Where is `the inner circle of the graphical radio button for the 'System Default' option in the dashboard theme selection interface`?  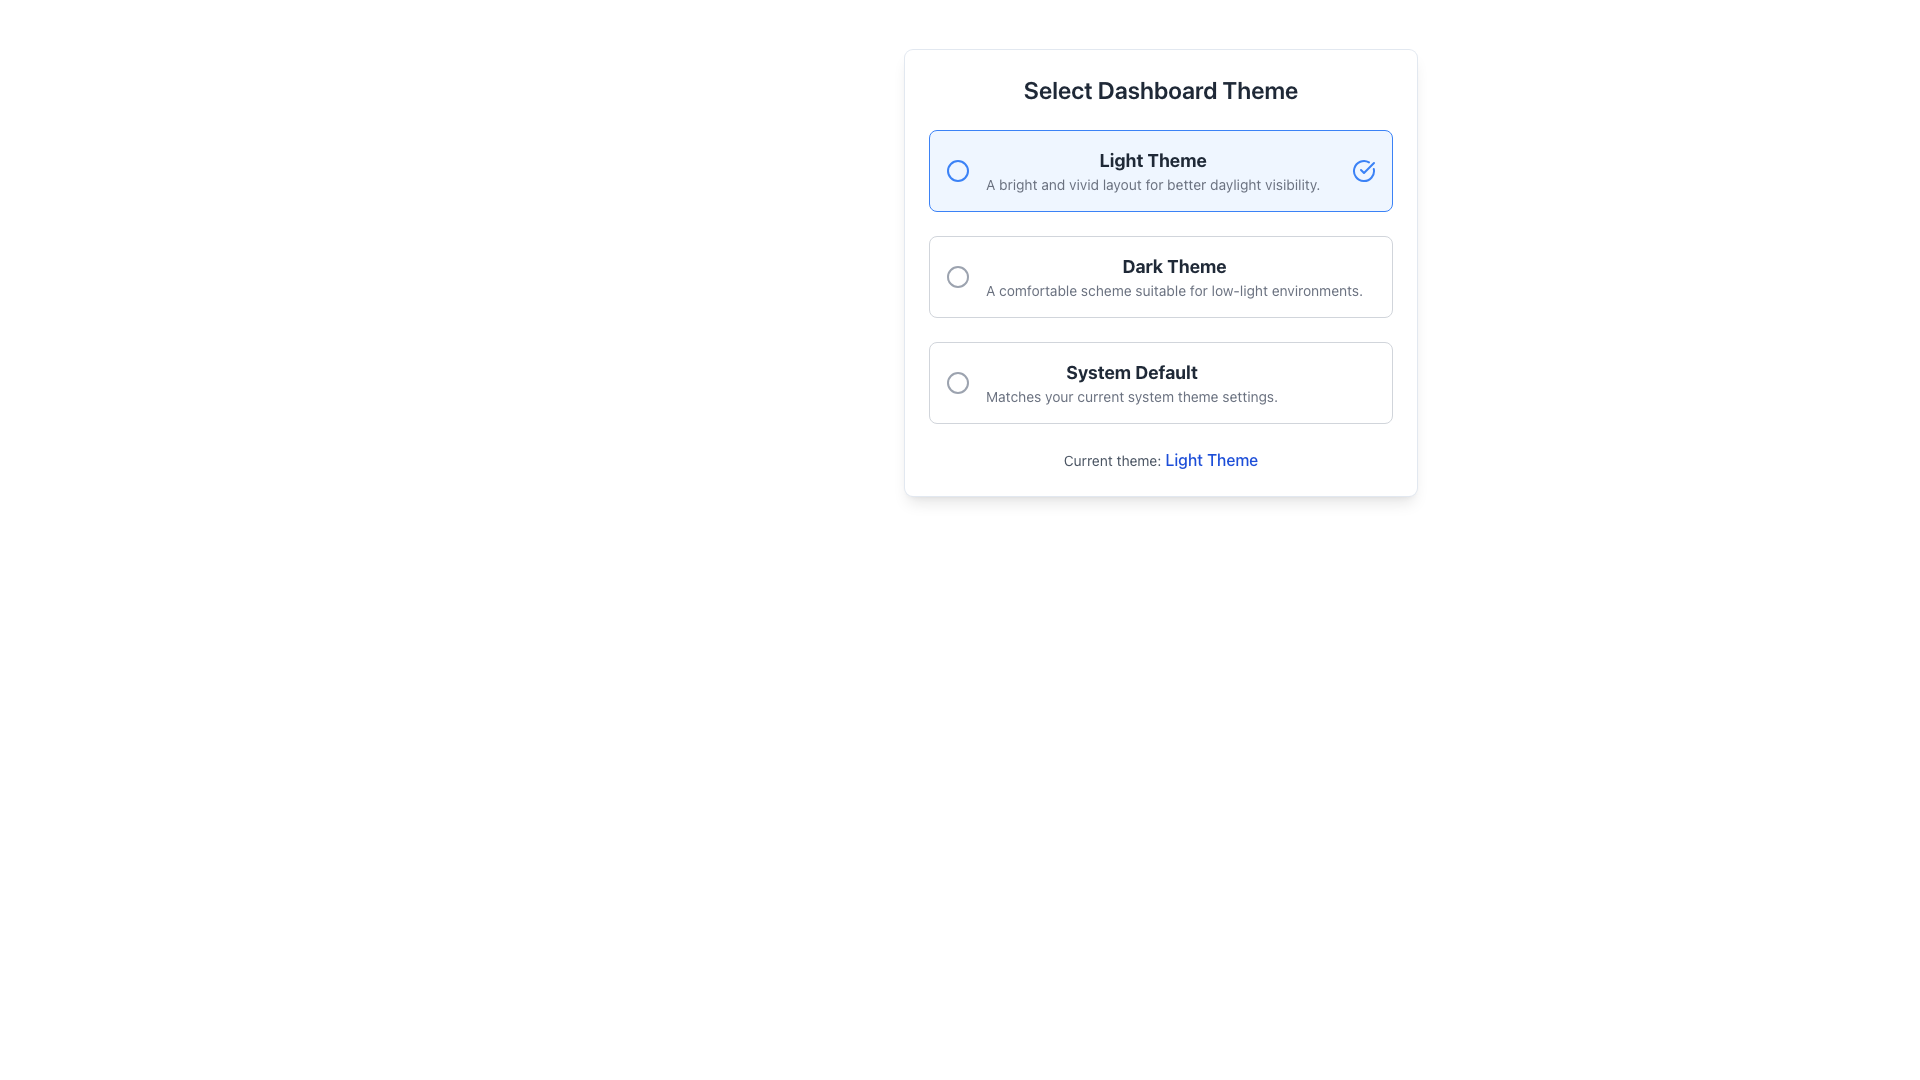 the inner circle of the graphical radio button for the 'System Default' option in the dashboard theme selection interface is located at coordinates (957, 382).